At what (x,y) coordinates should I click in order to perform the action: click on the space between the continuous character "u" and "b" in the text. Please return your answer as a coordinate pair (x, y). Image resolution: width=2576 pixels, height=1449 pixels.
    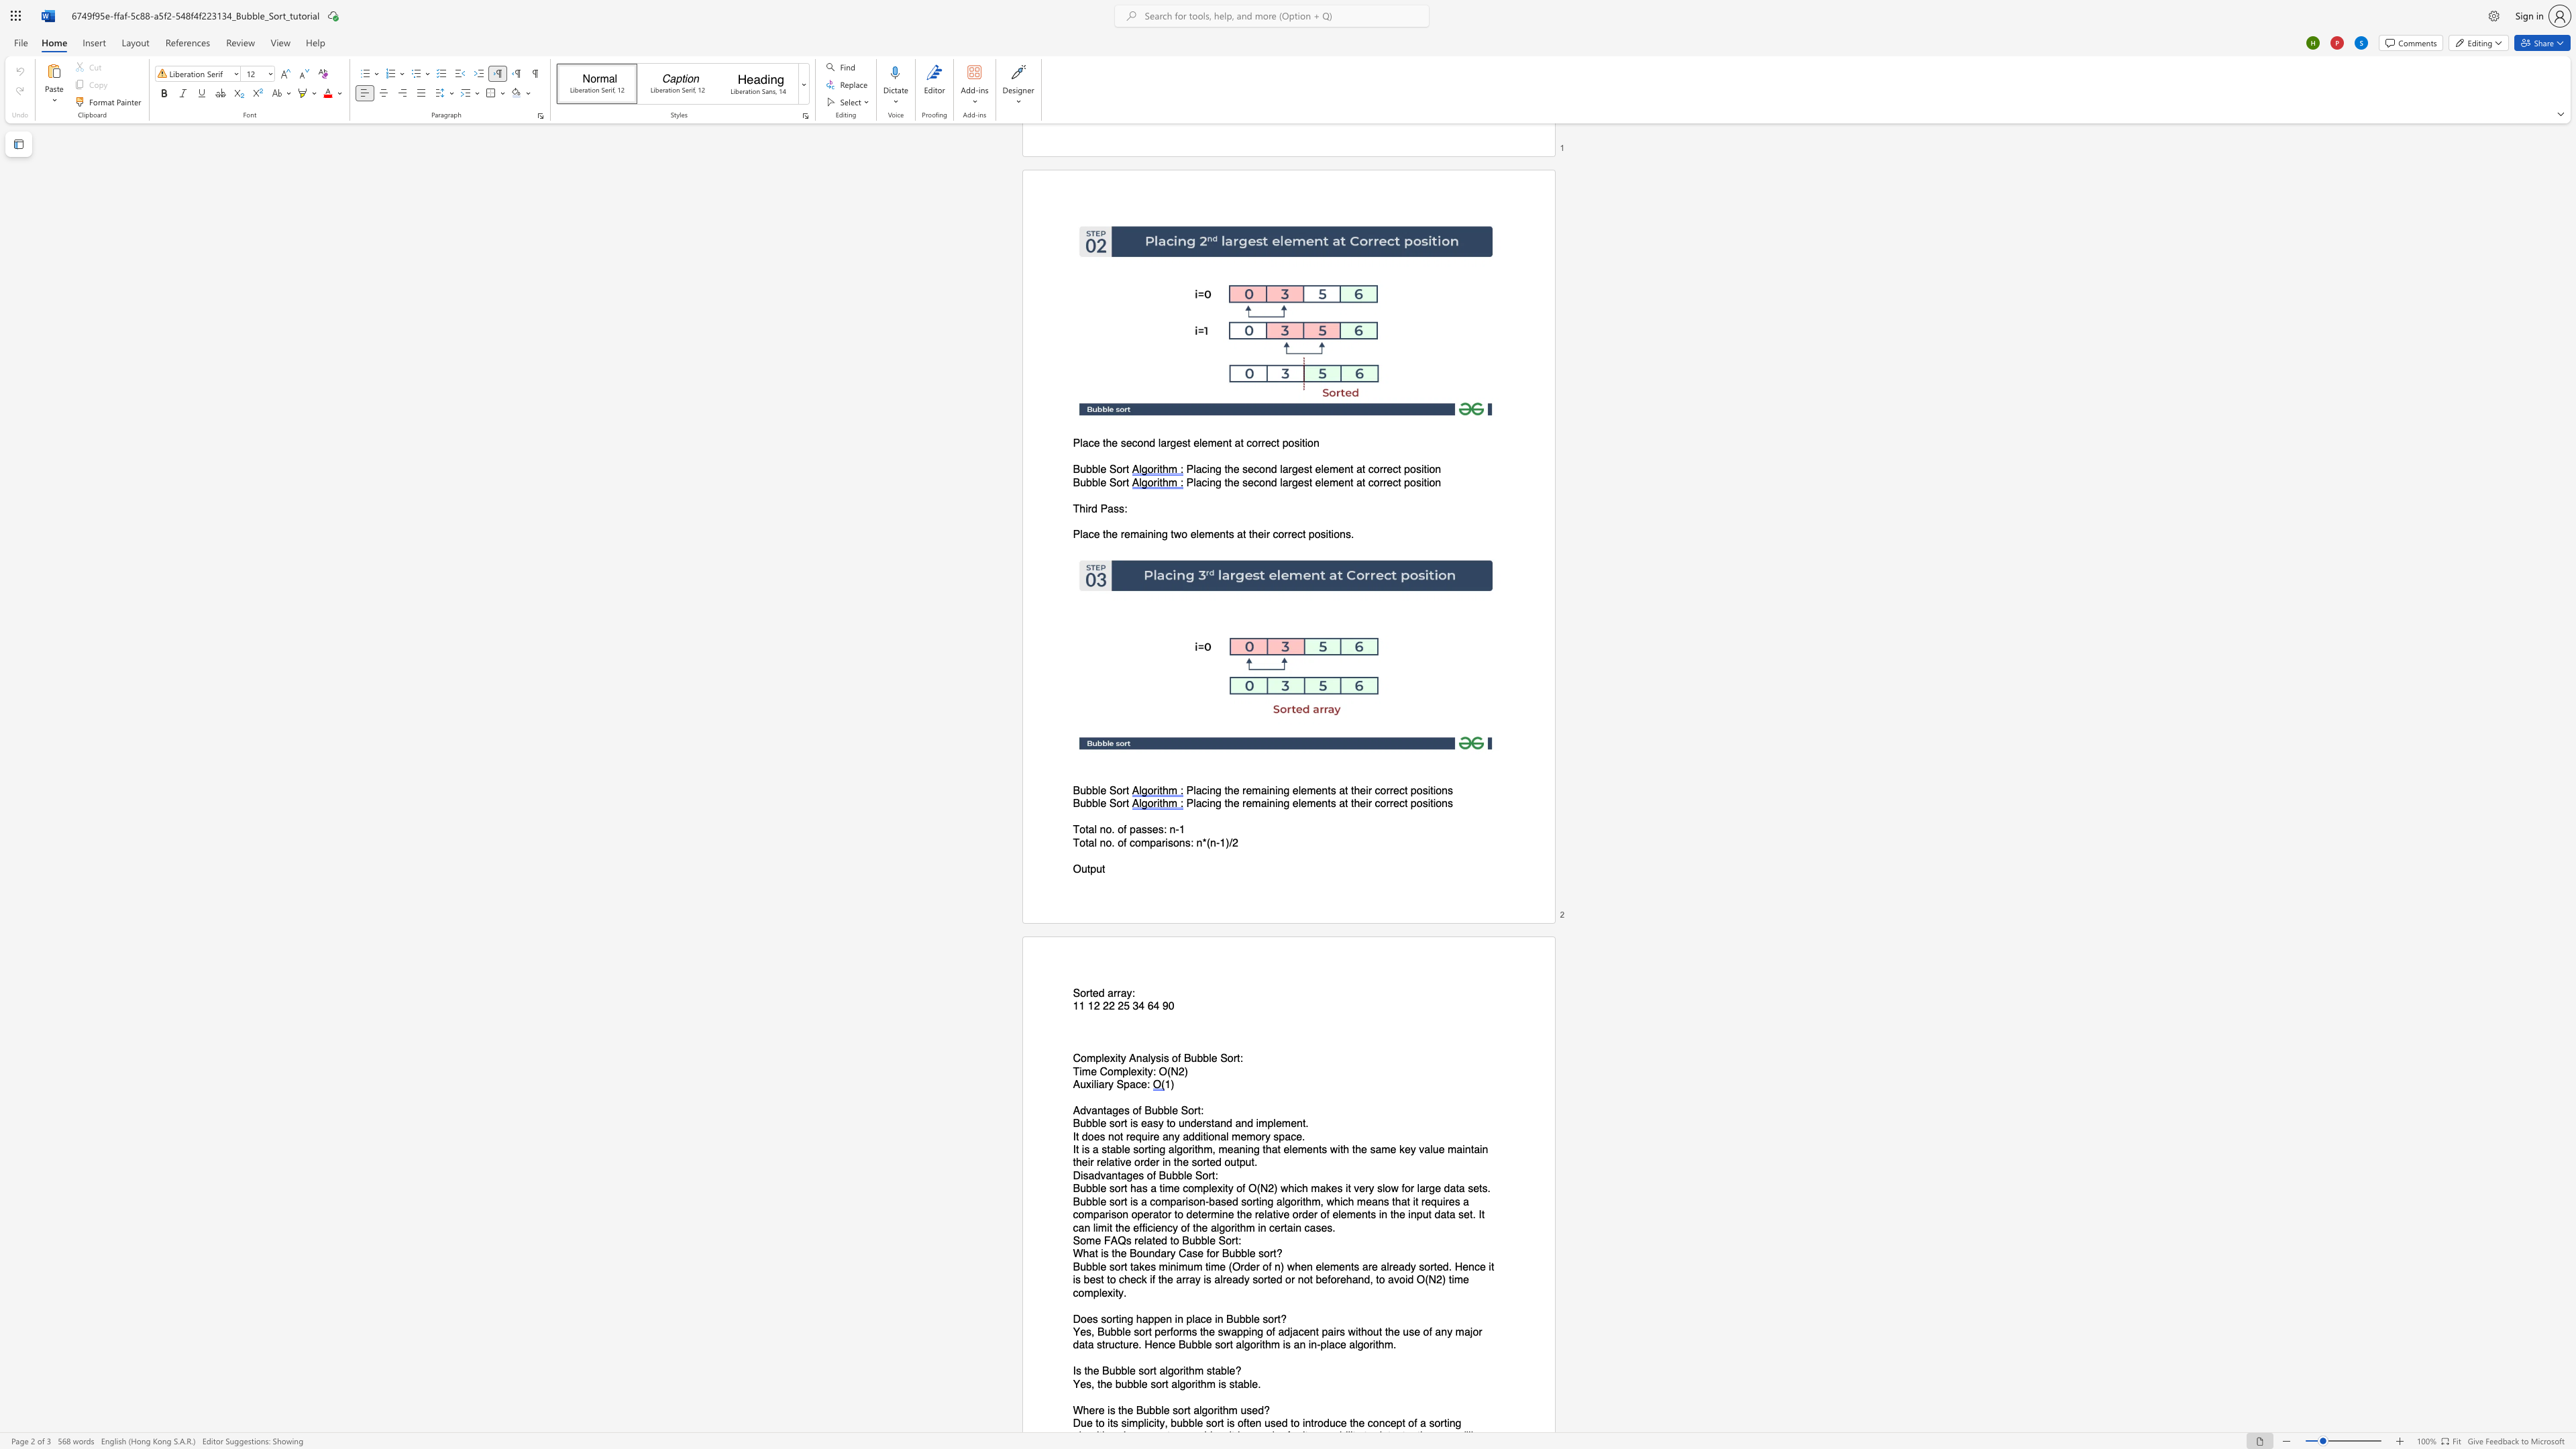
    Looking at the image, I should click on (1085, 790).